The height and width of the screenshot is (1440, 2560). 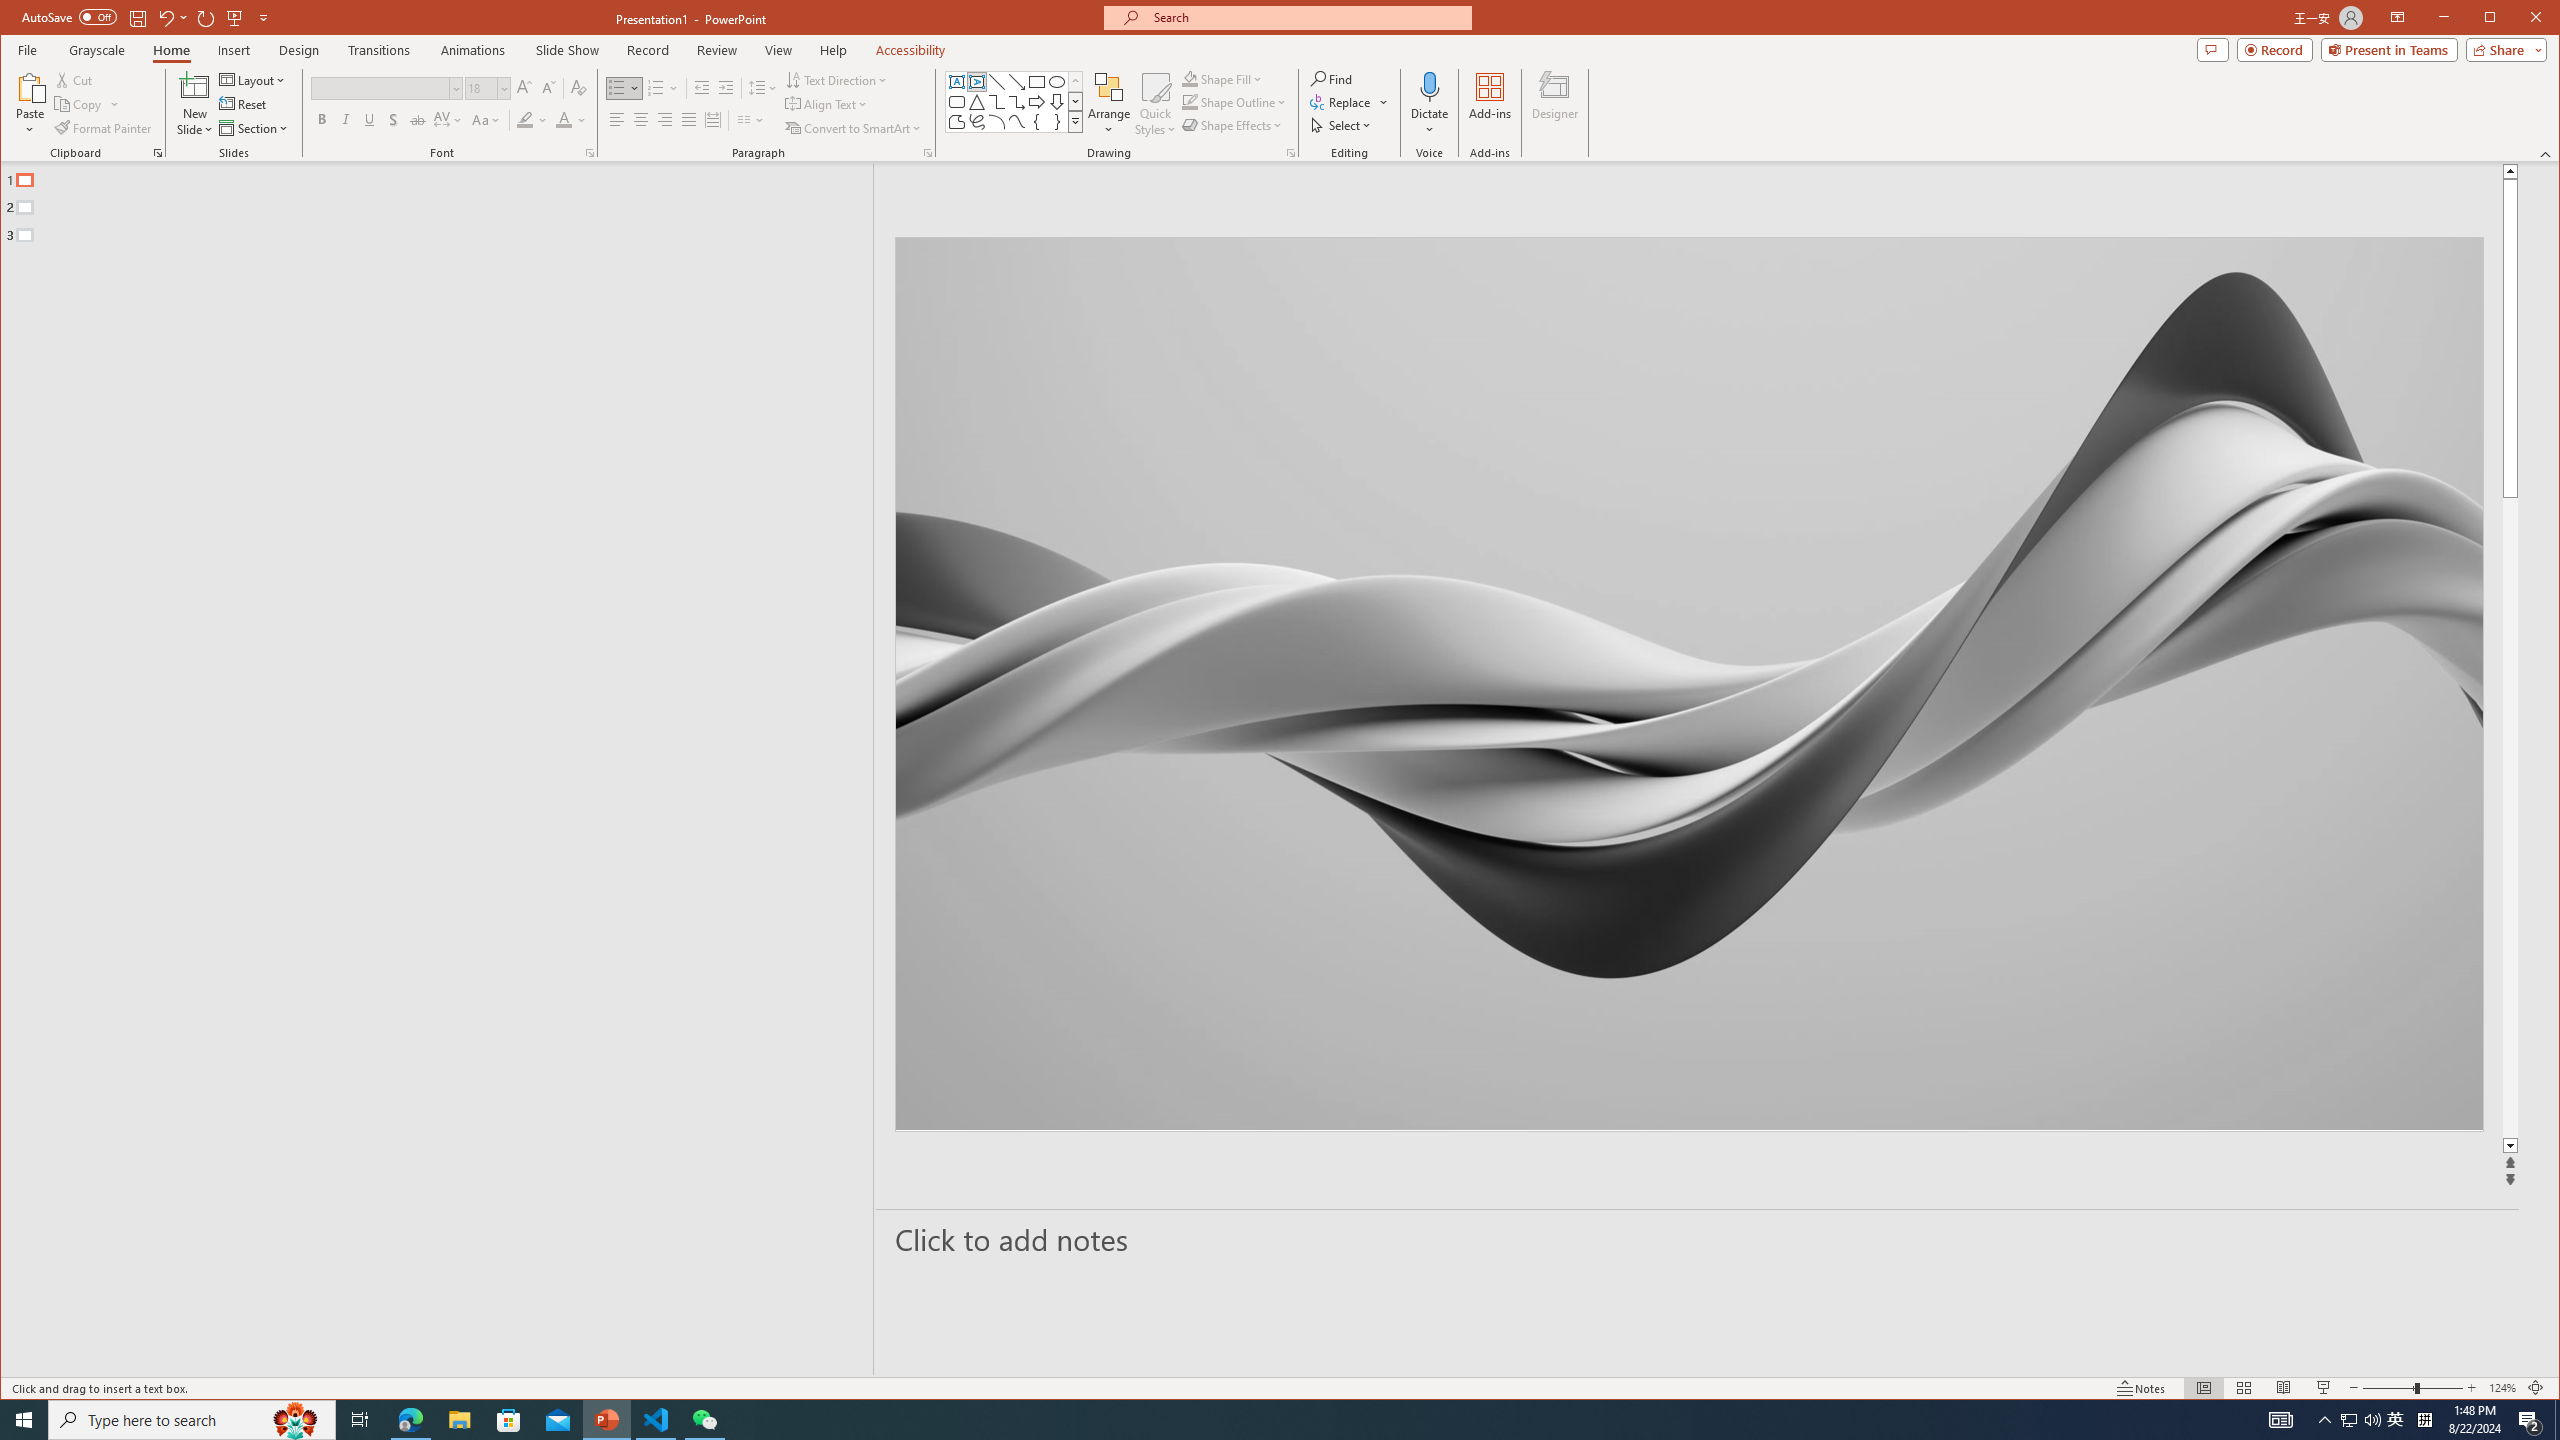 What do you see at coordinates (2502, 1387) in the screenshot?
I see `'Zoom 124%'` at bounding box center [2502, 1387].